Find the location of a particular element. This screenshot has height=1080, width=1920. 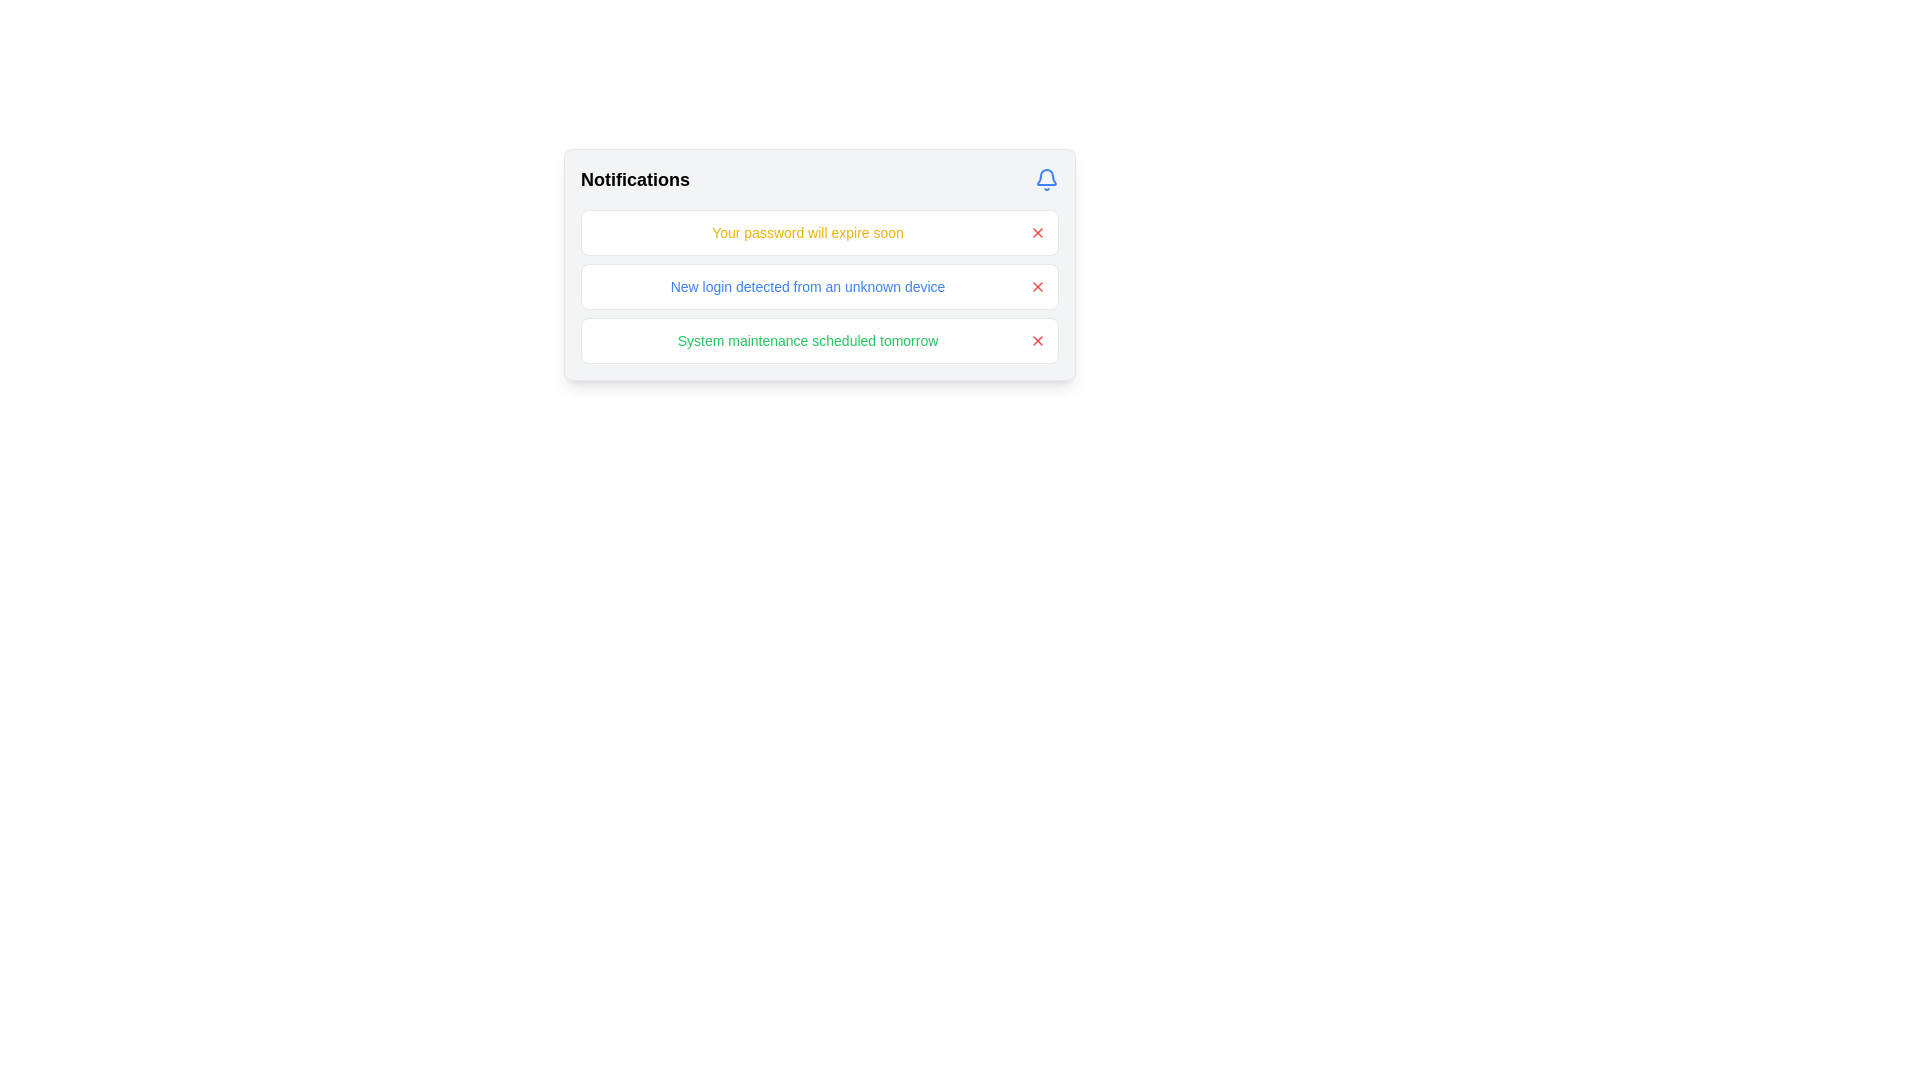

the Text Display that informs the user about the upcoming system maintenance schedule, located within a notification card at the bottom of a stack of three notifications is located at coordinates (807, 339).